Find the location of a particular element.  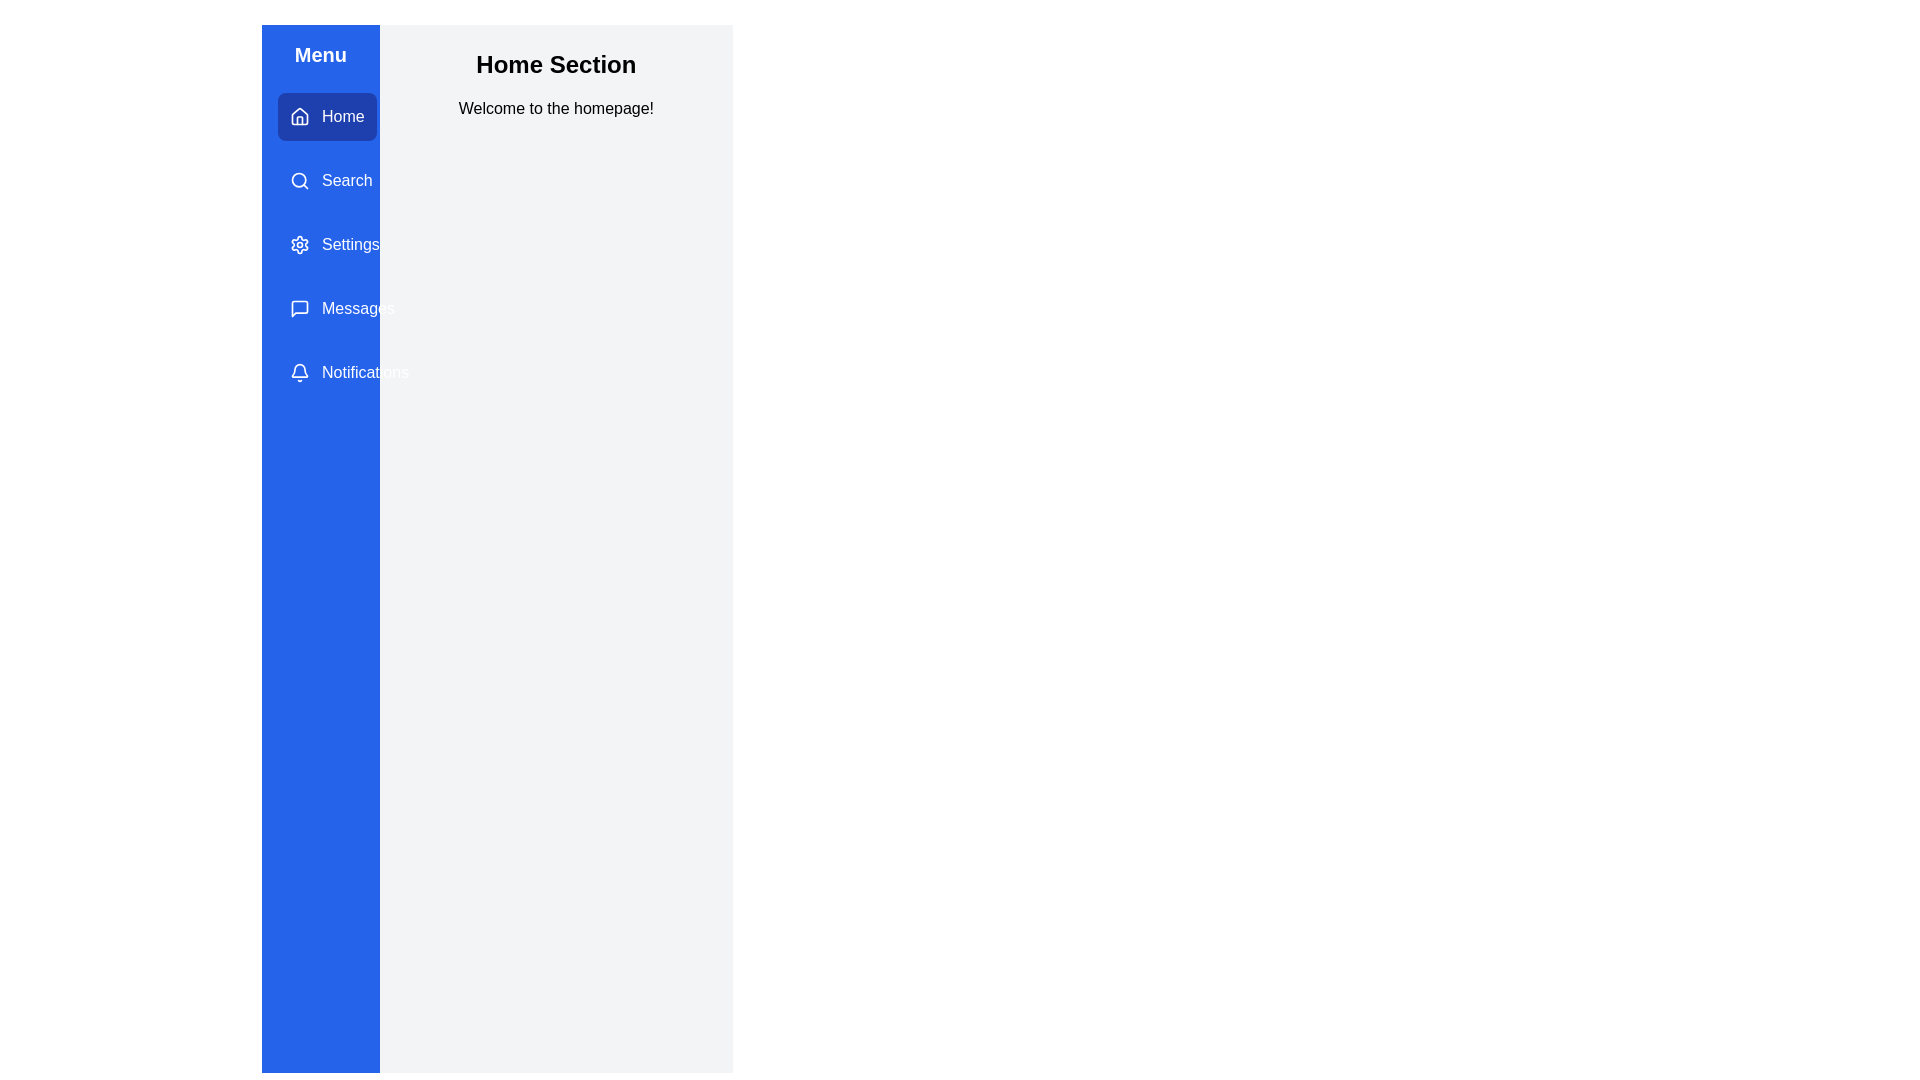

the 'Settings' navigation link located in the left-side menu, which is the third option below 'Search' and above 'Messages' is located at coordinates (350, 244).